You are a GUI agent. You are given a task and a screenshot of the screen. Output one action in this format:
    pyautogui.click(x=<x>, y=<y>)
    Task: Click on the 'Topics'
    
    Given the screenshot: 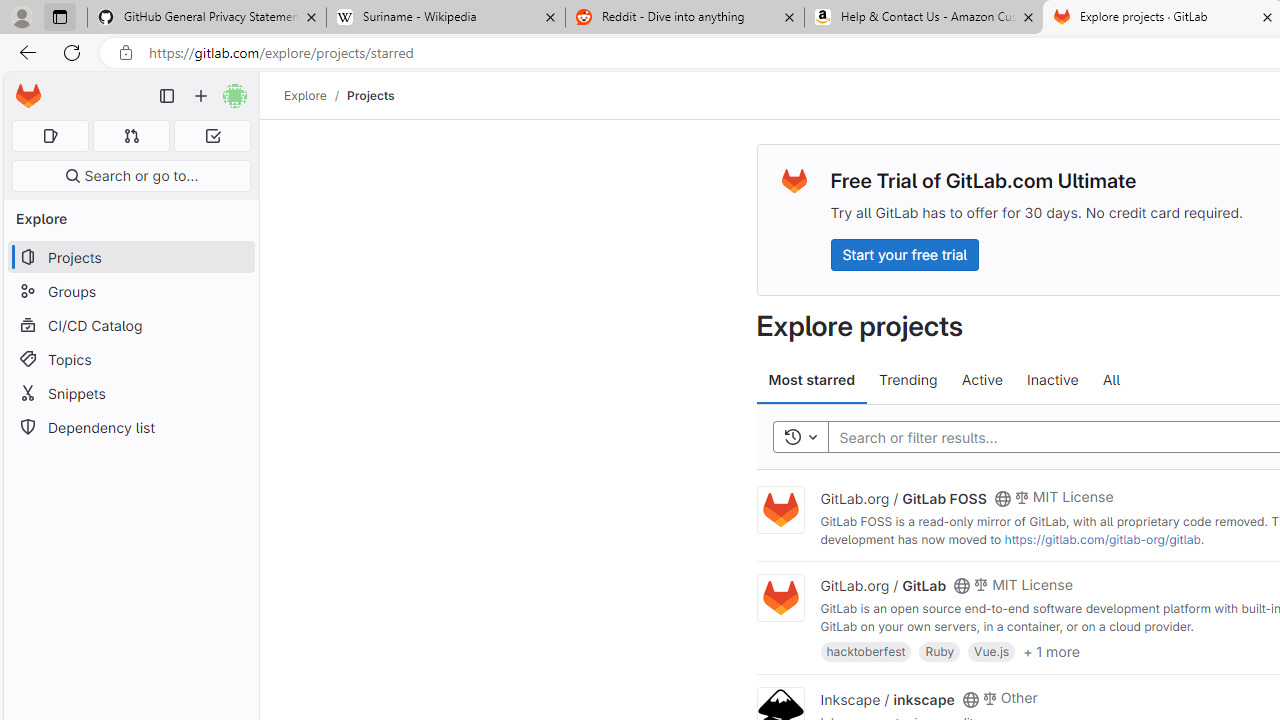 What is the action you would take?
    pyautogui.click(x=130, y=358)
    